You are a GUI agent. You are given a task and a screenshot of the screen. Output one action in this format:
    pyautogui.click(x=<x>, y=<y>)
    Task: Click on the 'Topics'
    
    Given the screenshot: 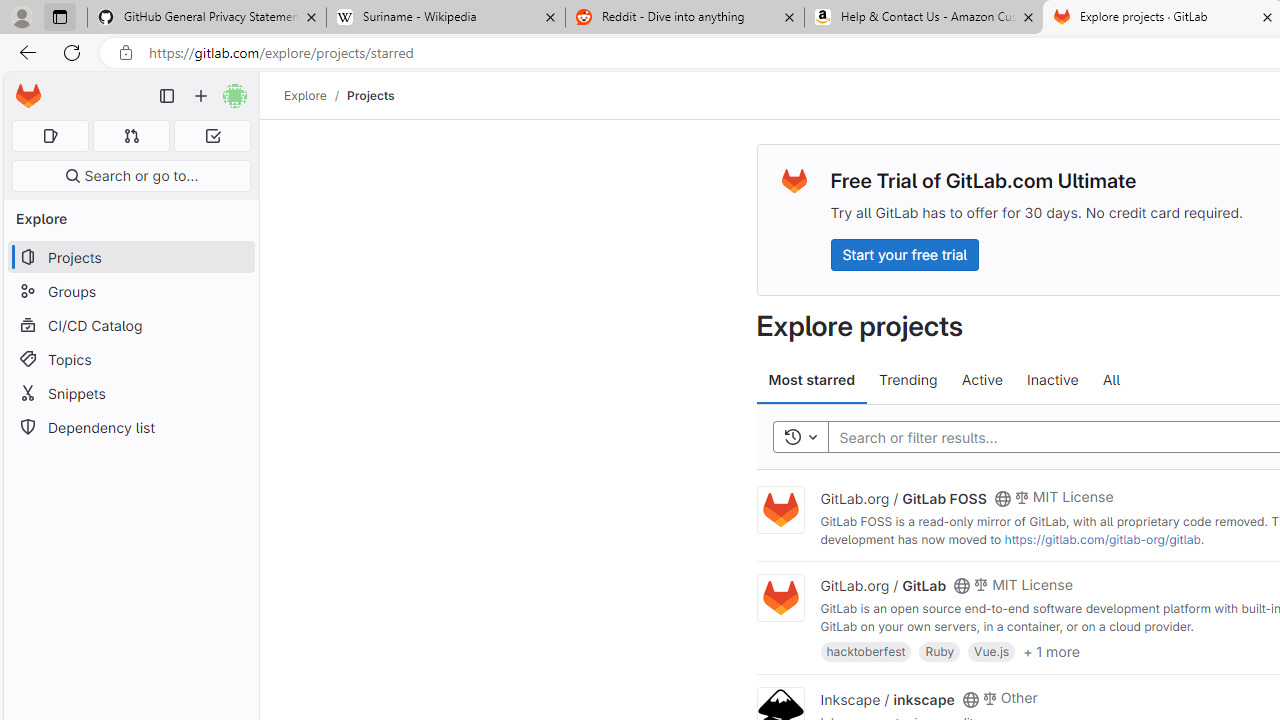 What is the action you would take?
    pyautogui.click(x=130, y=358)
    